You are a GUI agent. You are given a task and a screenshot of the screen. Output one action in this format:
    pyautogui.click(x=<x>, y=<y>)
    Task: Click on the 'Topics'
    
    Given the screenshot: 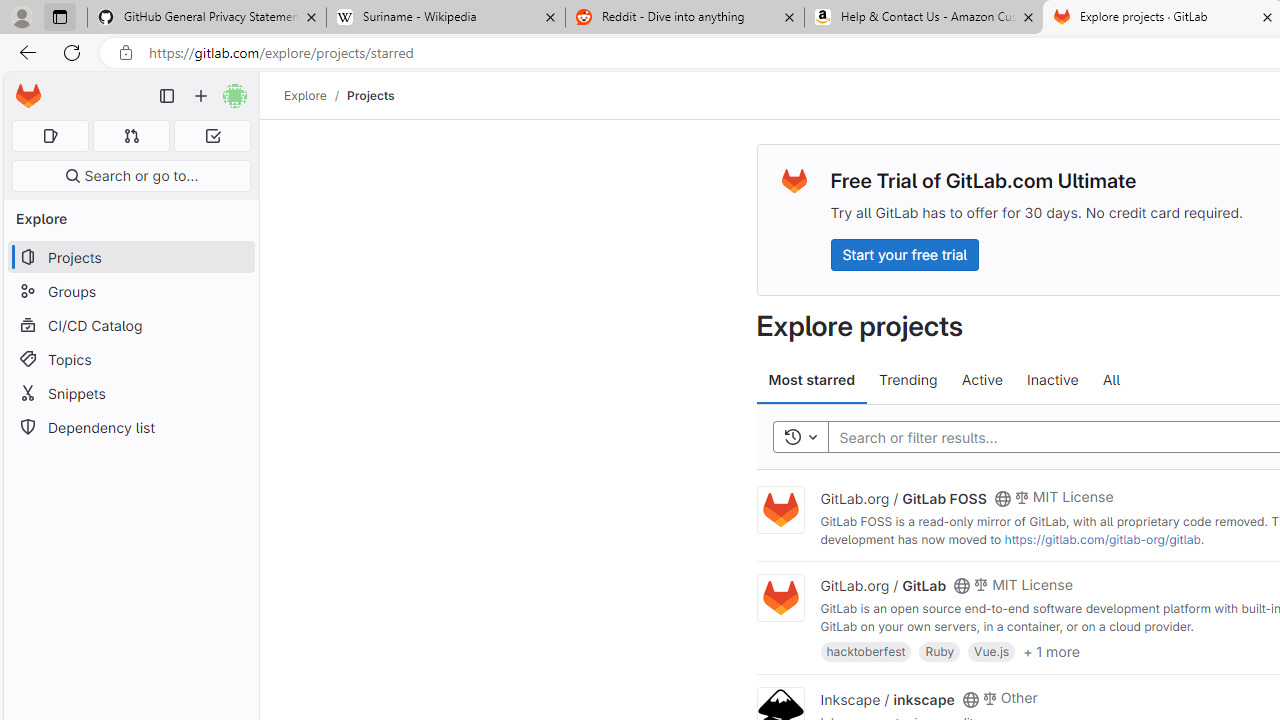 What is the action you would take?
    pyautogui.click(x=130, y=358)
    